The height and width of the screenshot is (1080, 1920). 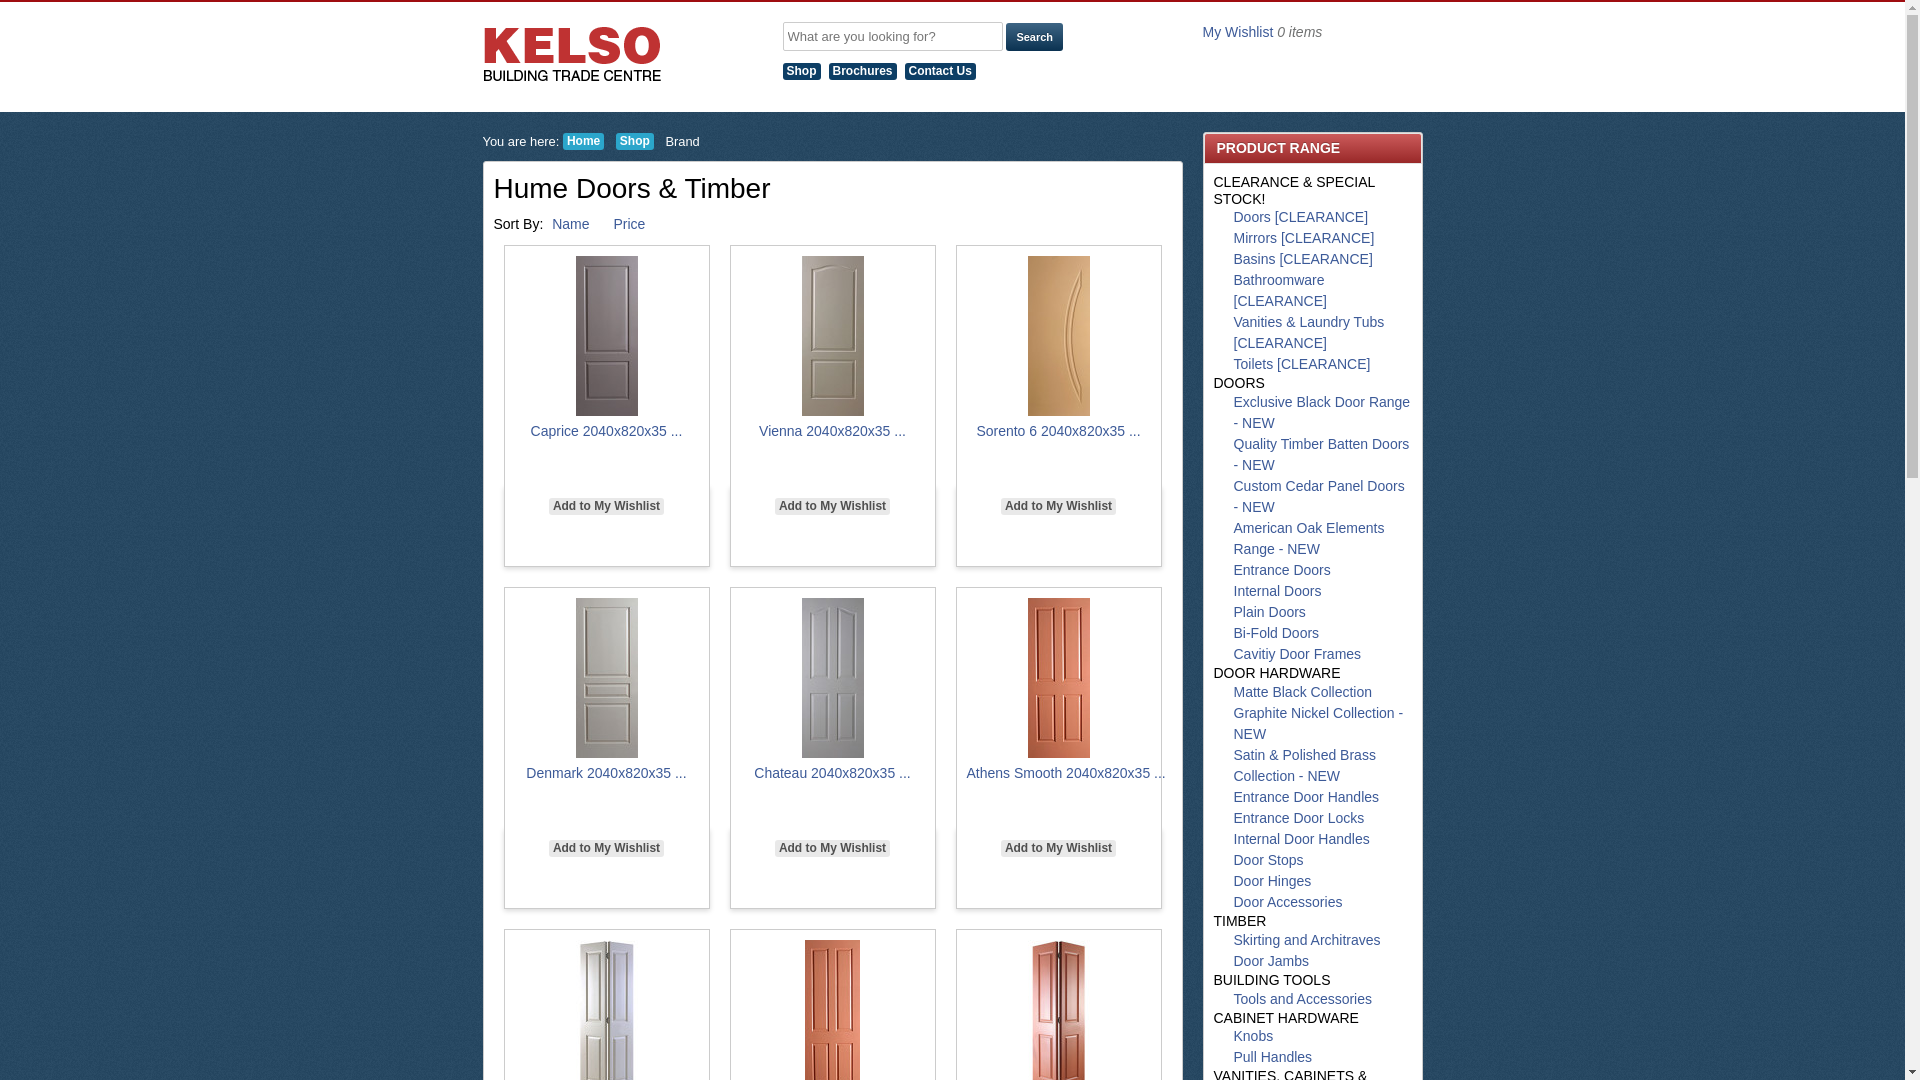 I want to click on 'Door Jambs', so click(x=1232, y=959).